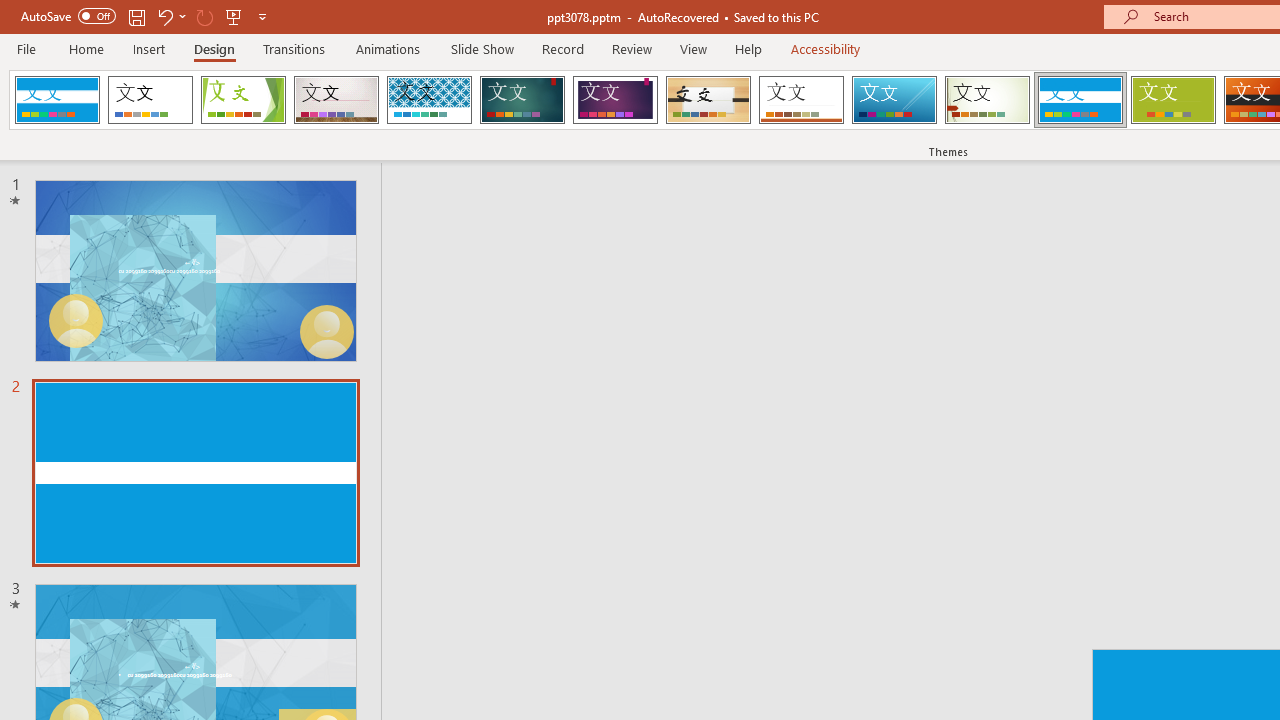 This screenshot has width=1280, height=720. Describe the element at coordinates (708, 100) in the screenshot. I see `'Organic'` at that location.